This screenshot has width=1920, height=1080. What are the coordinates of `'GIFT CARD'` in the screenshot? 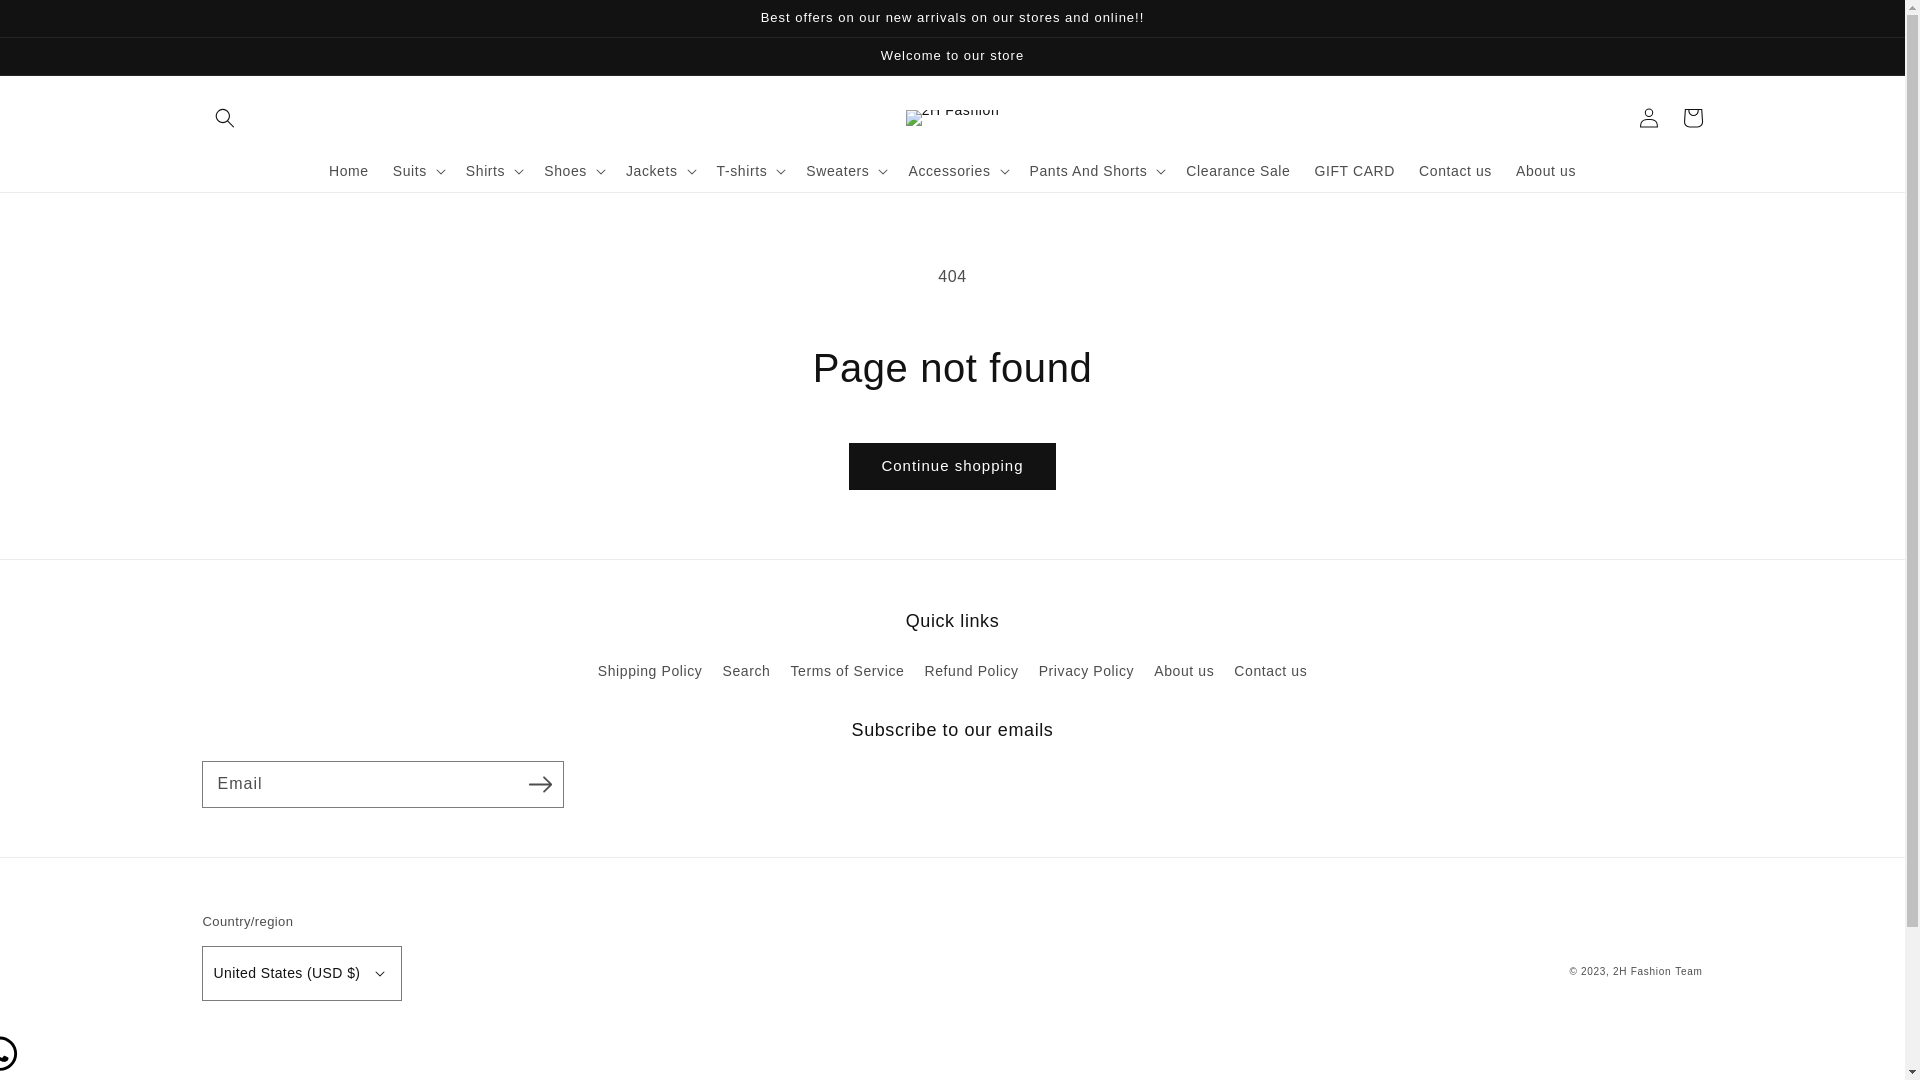 It's located at (1301, 169).